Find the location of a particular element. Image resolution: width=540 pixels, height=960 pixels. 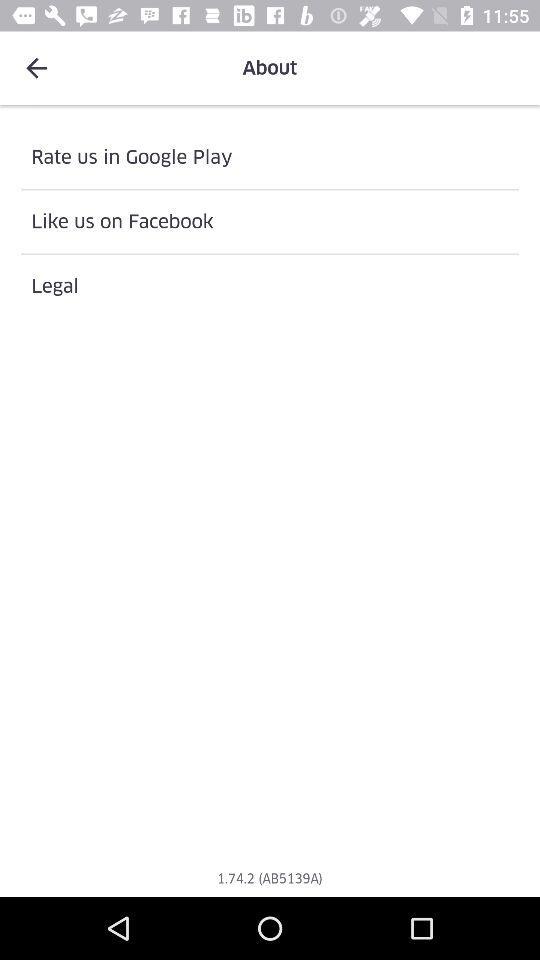

legal is located at coordinates (270, 285).